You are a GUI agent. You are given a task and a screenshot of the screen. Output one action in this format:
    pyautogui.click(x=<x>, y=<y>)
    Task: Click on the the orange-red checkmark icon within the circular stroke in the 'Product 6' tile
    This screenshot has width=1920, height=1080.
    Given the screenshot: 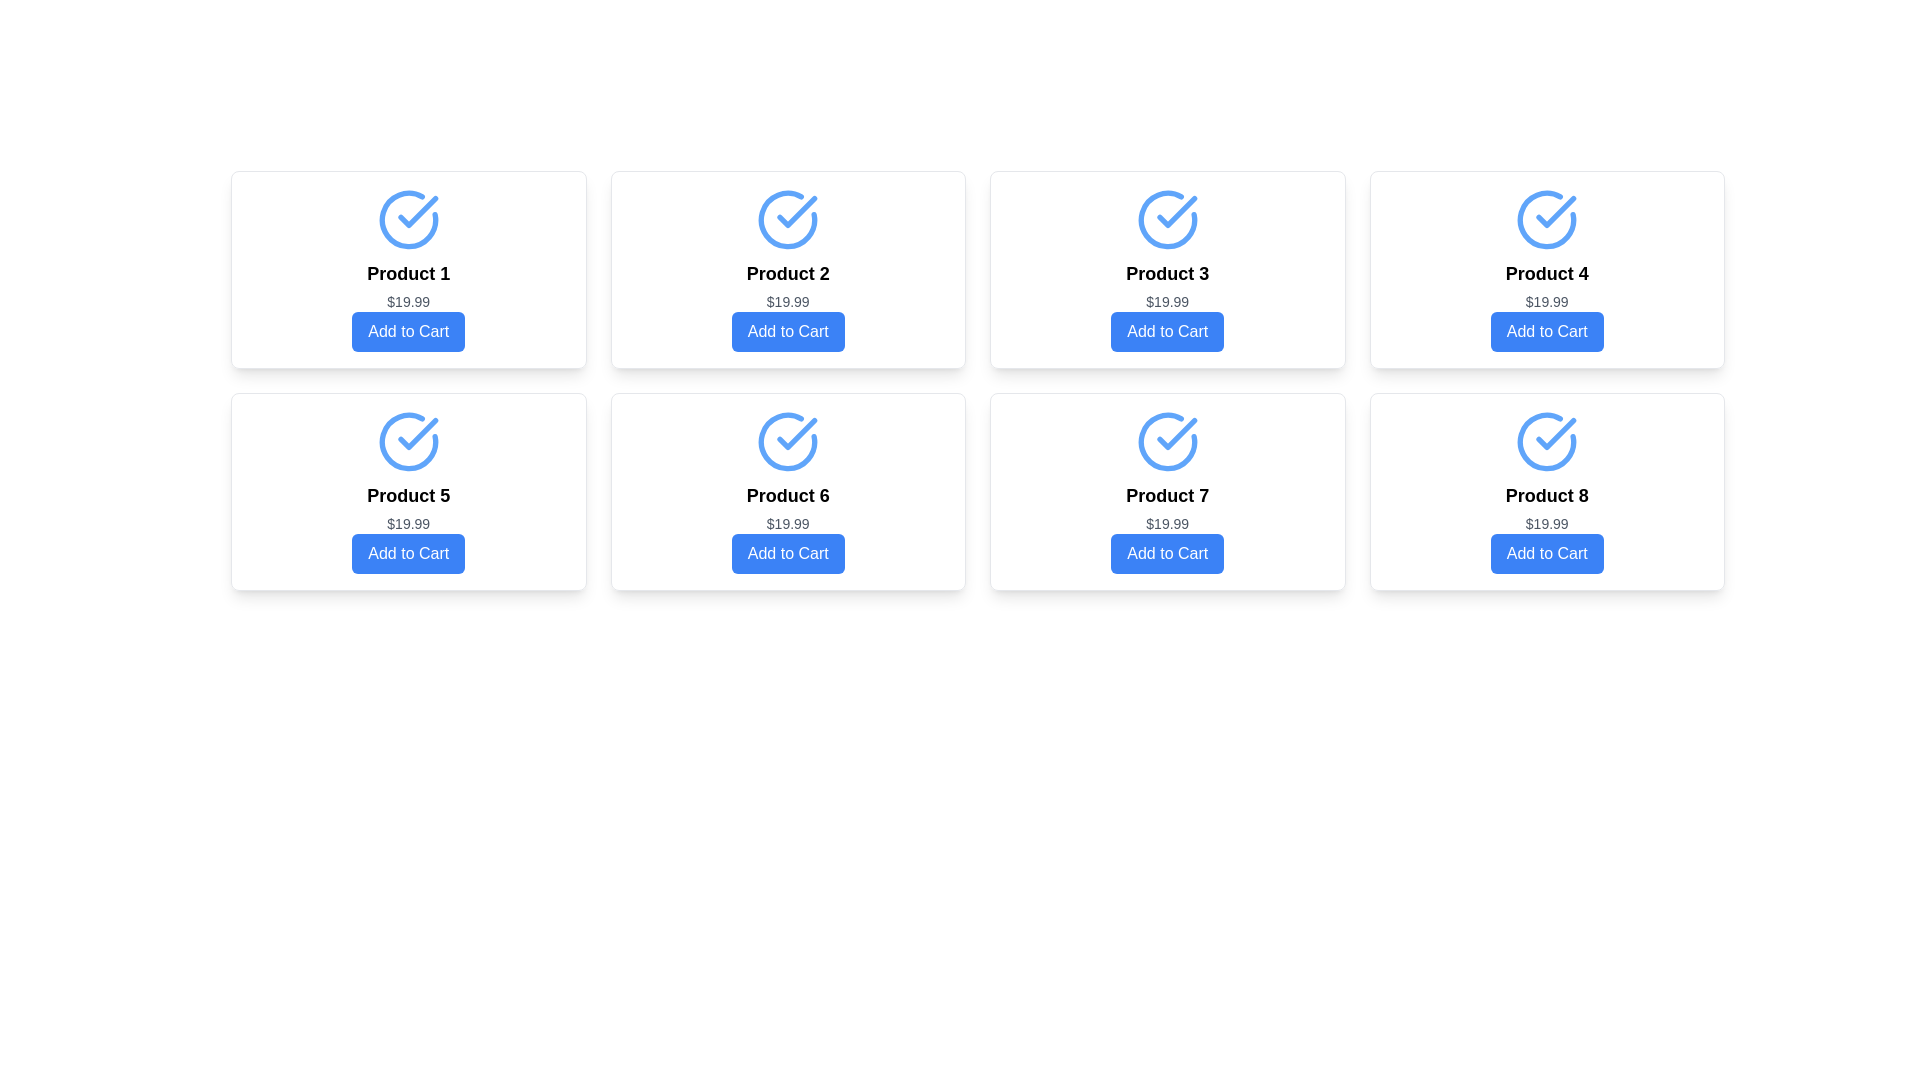 What is the action you would take?
    pyautogui.click(x=796, y=433)
    